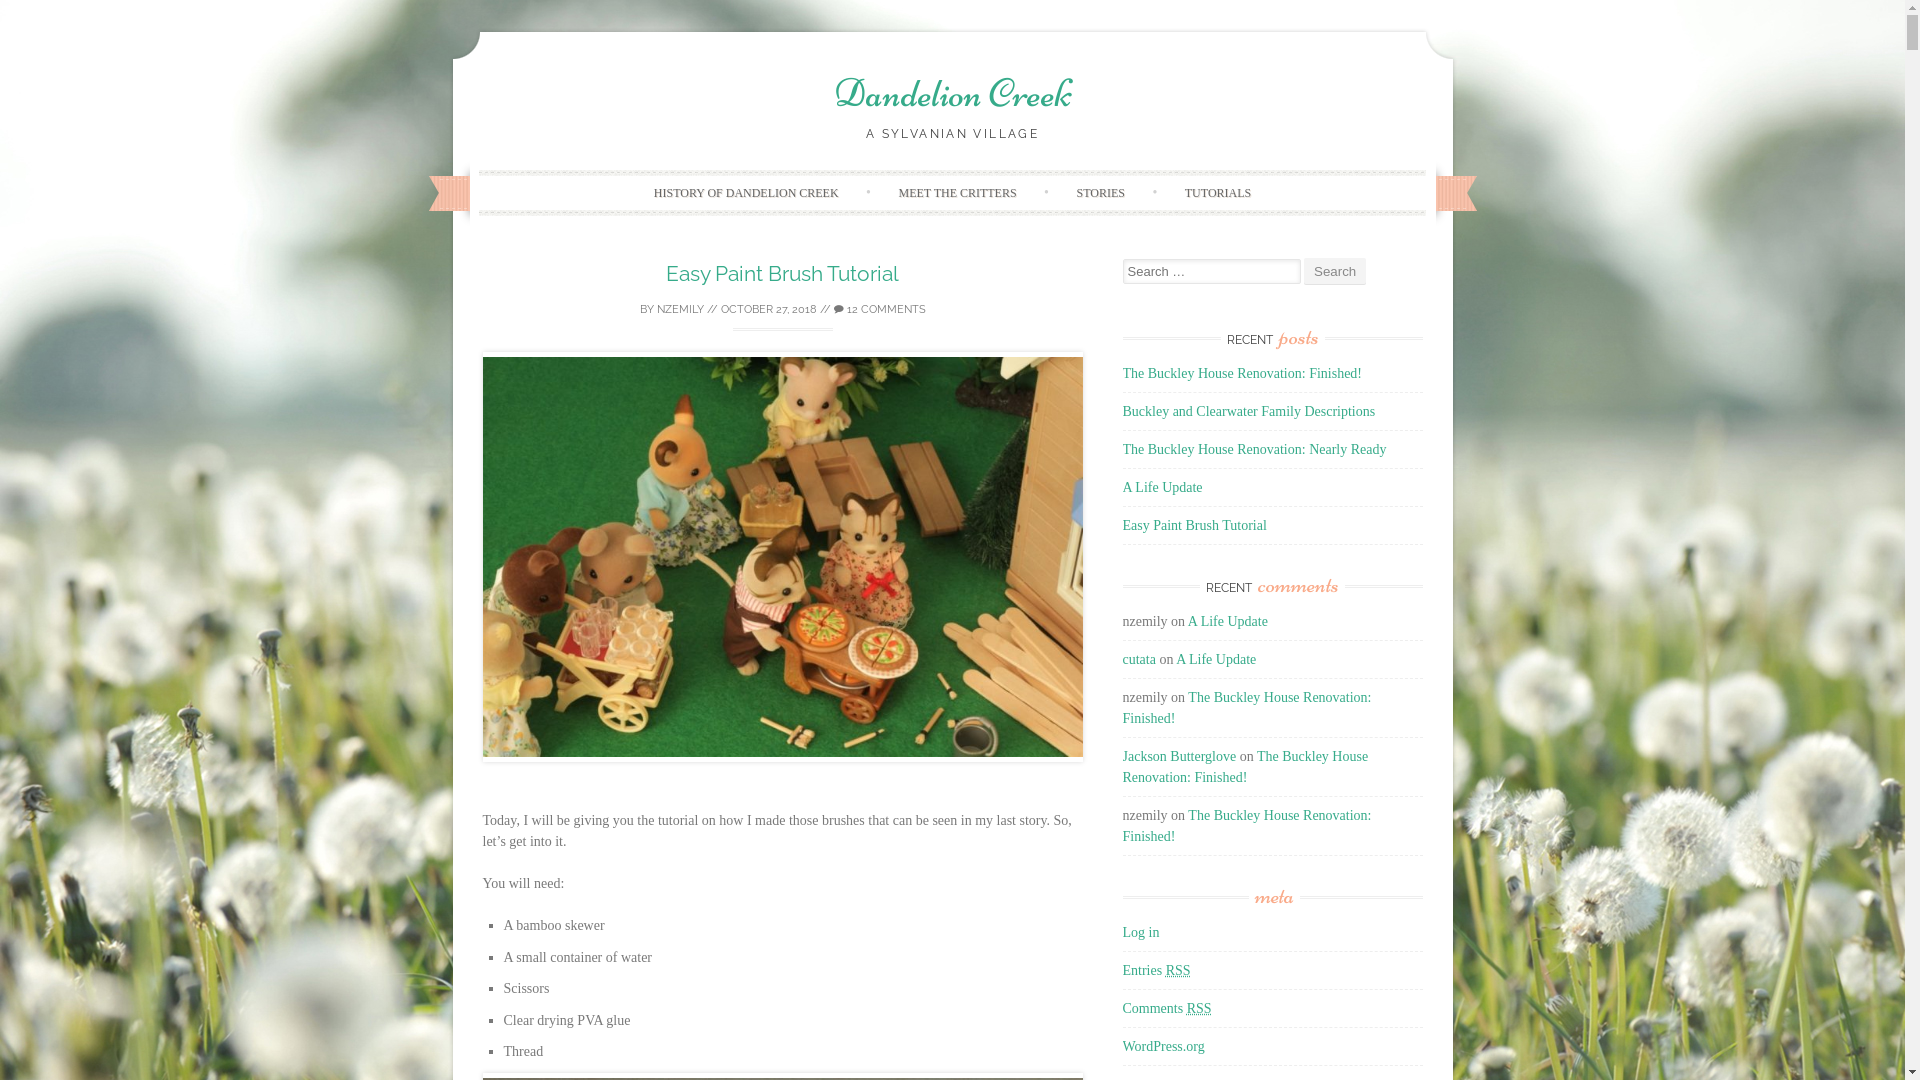  Describe the element at coordinates (1122, 524) in the screenshot. I see `'Easy Paint Brush Tutorial'` at that location.